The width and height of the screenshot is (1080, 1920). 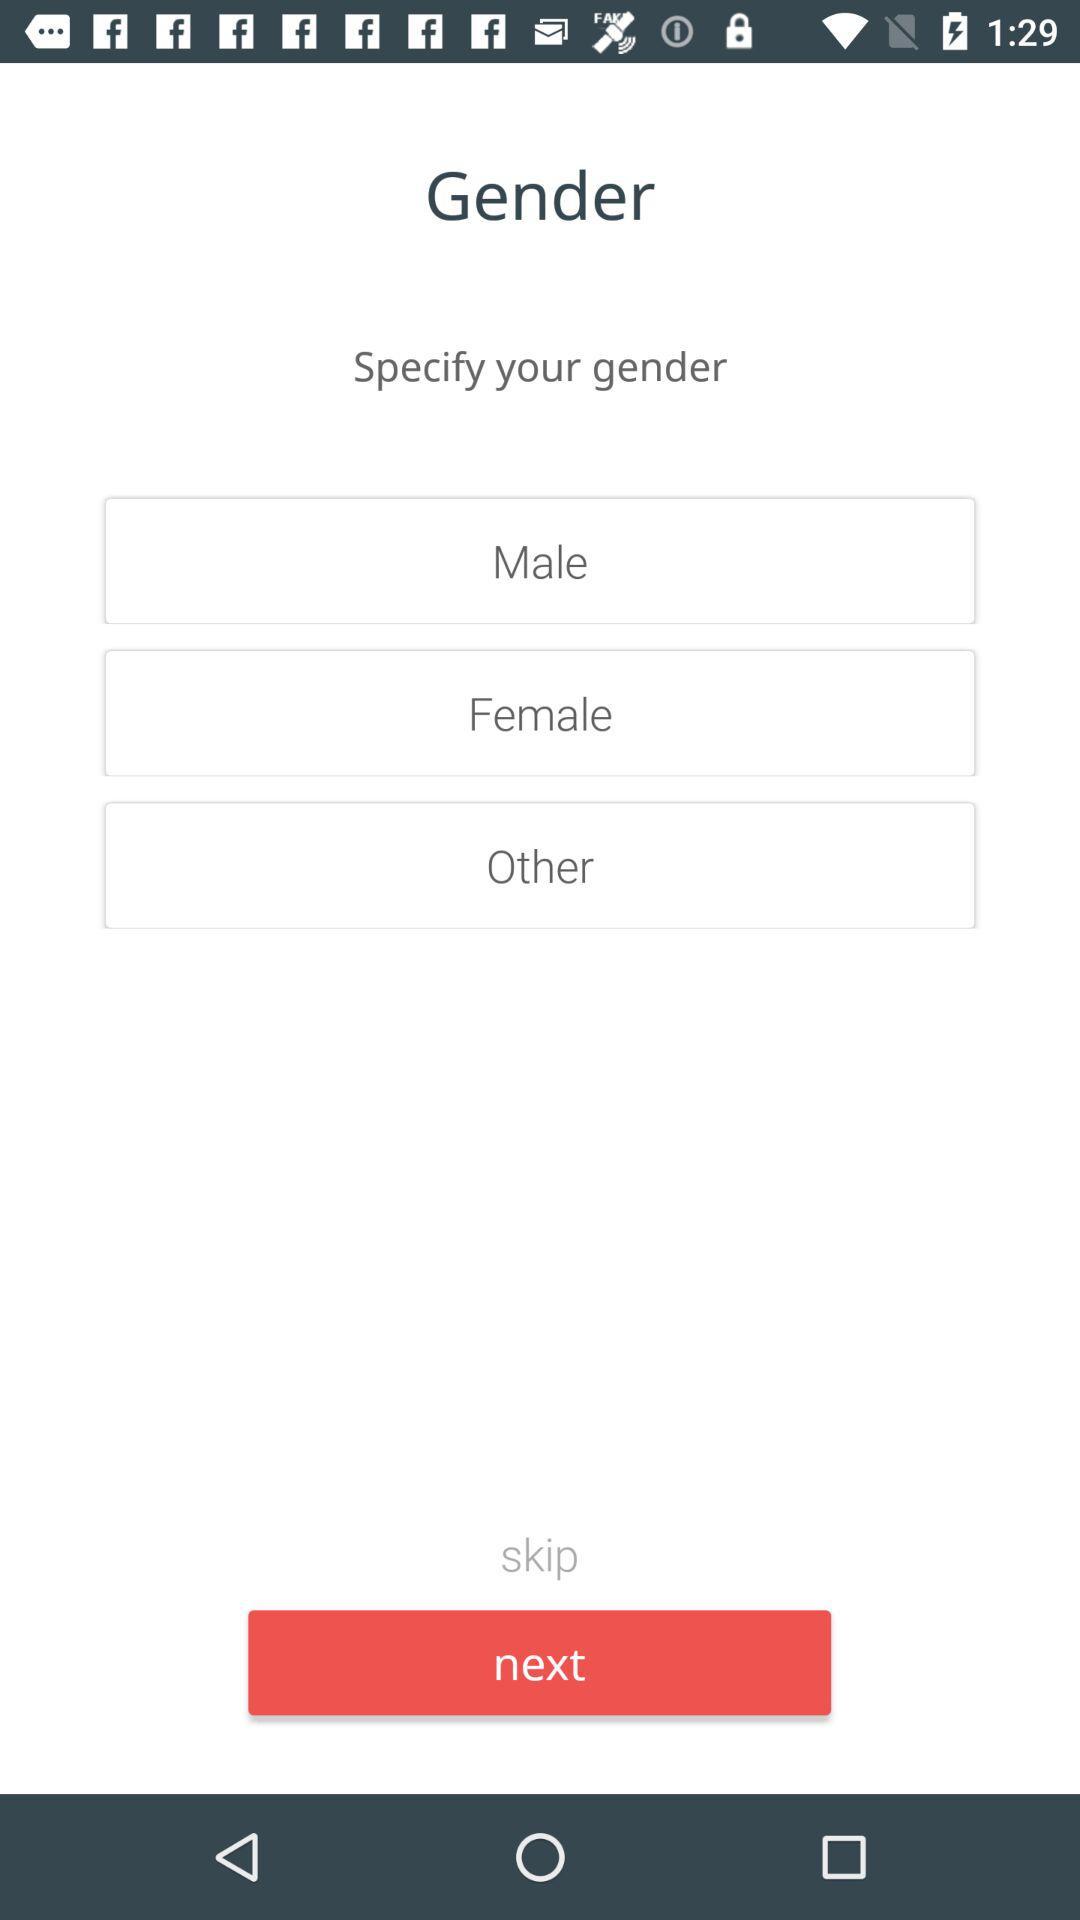 What do you see at coordinates (540, 865) in the screenshot?
I see `the other` at bounding box center [540, 865].